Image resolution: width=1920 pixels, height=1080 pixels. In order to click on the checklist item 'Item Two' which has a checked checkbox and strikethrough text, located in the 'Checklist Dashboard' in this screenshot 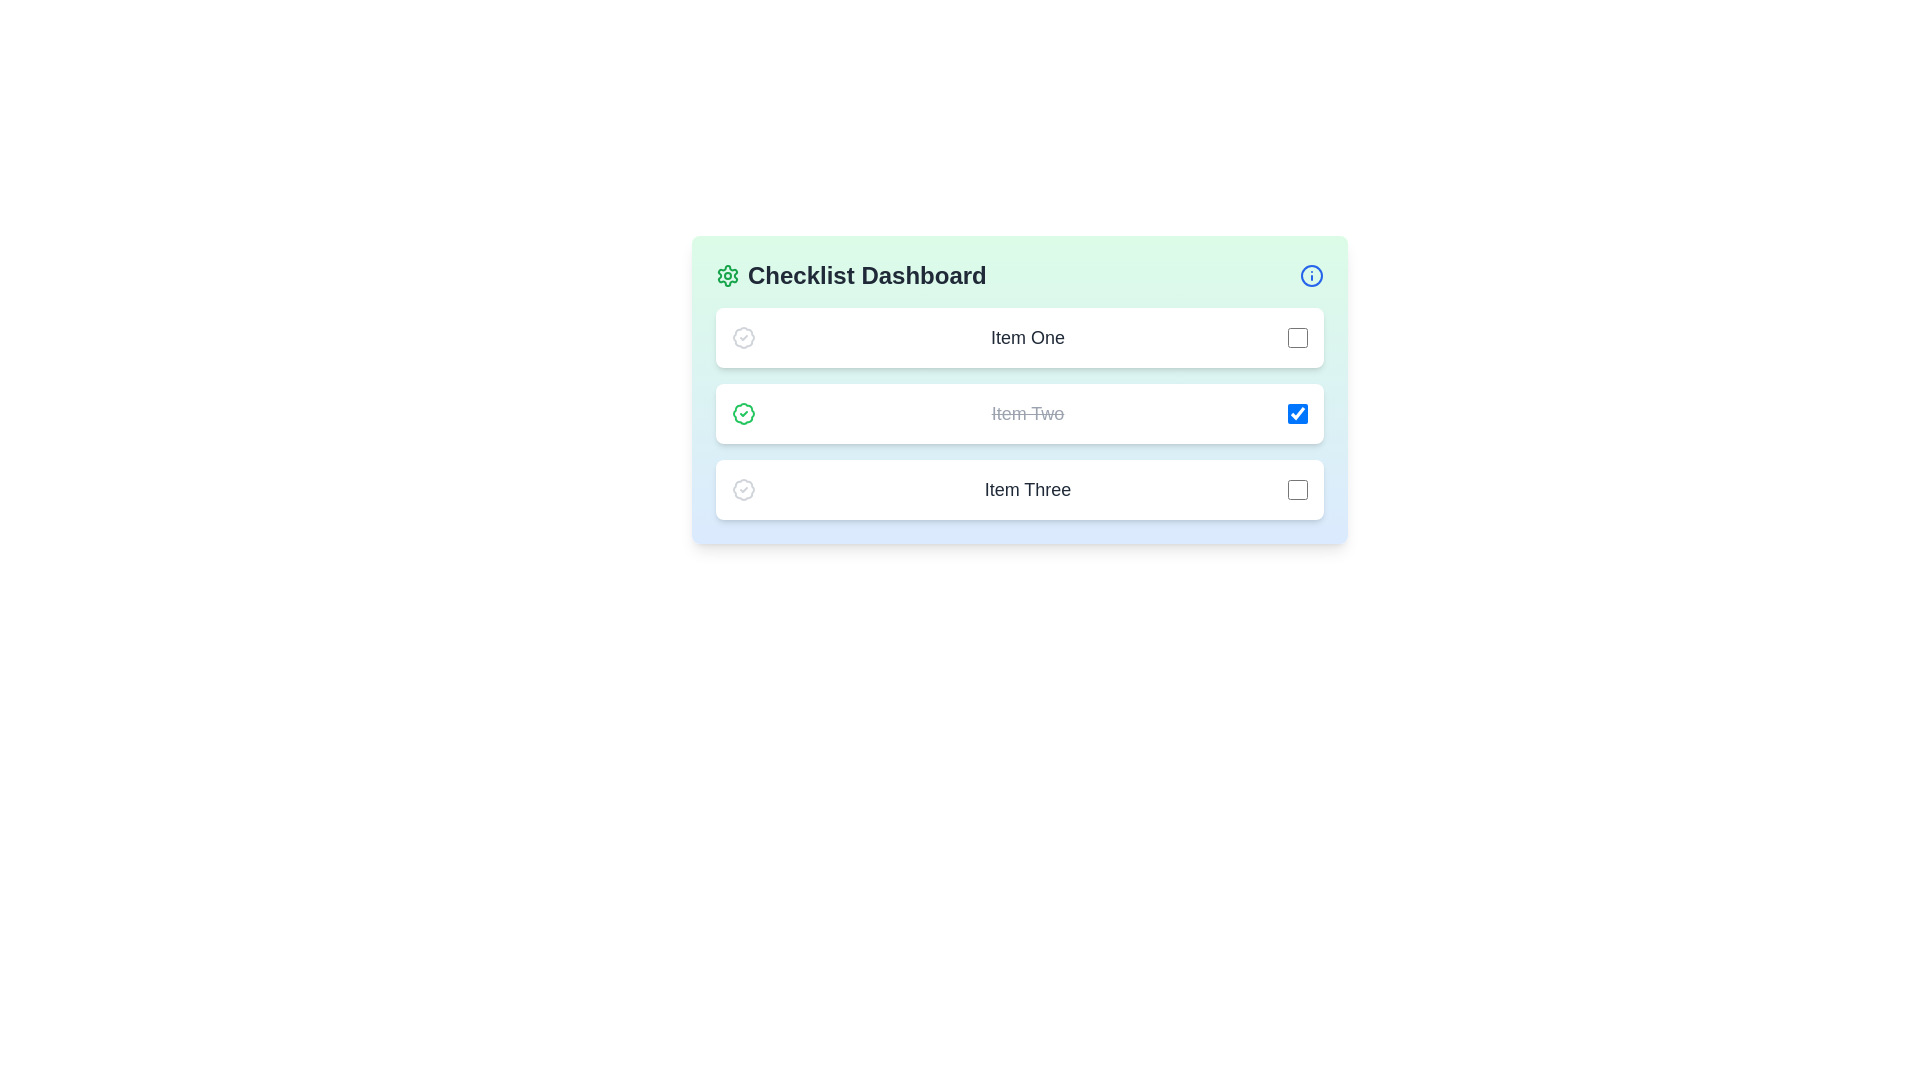, I will do `click(1019, 412)`.